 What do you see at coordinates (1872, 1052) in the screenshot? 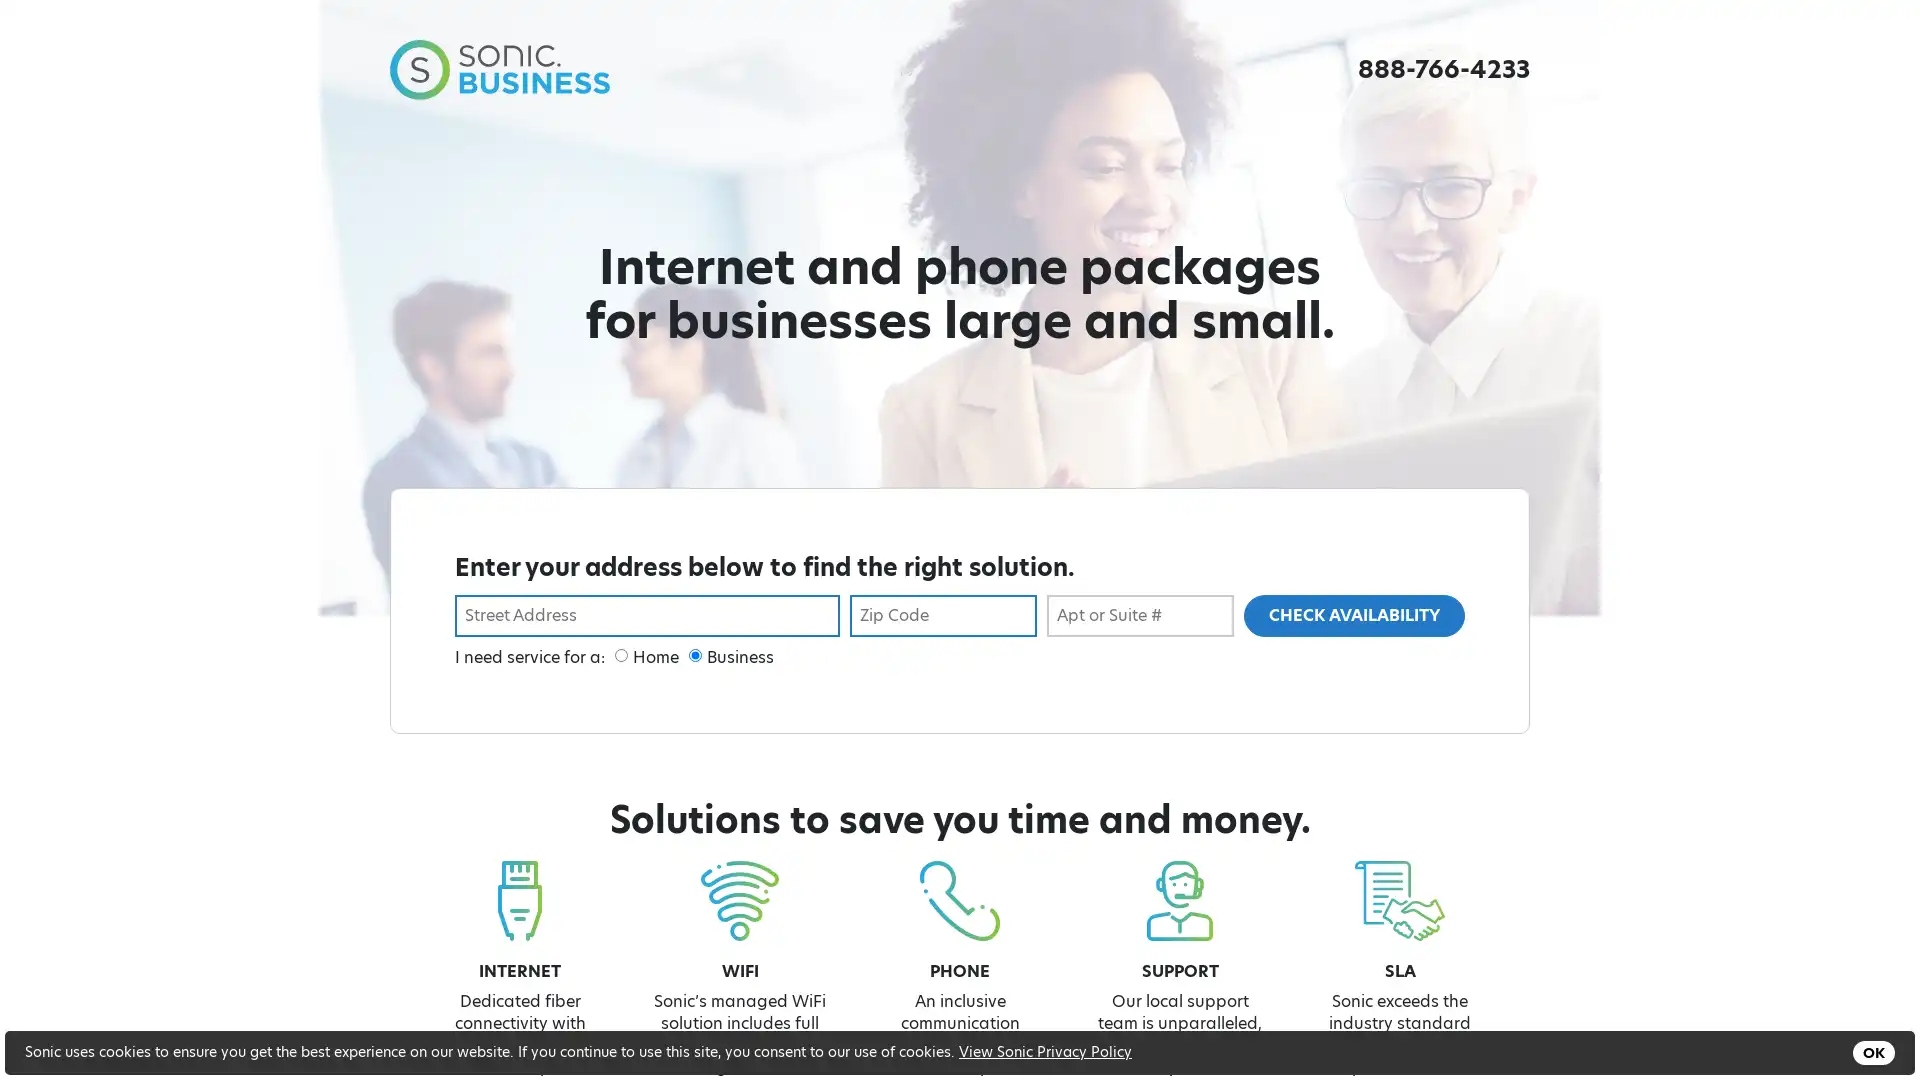
I see `OK` at bounding box center [1872, 1052].